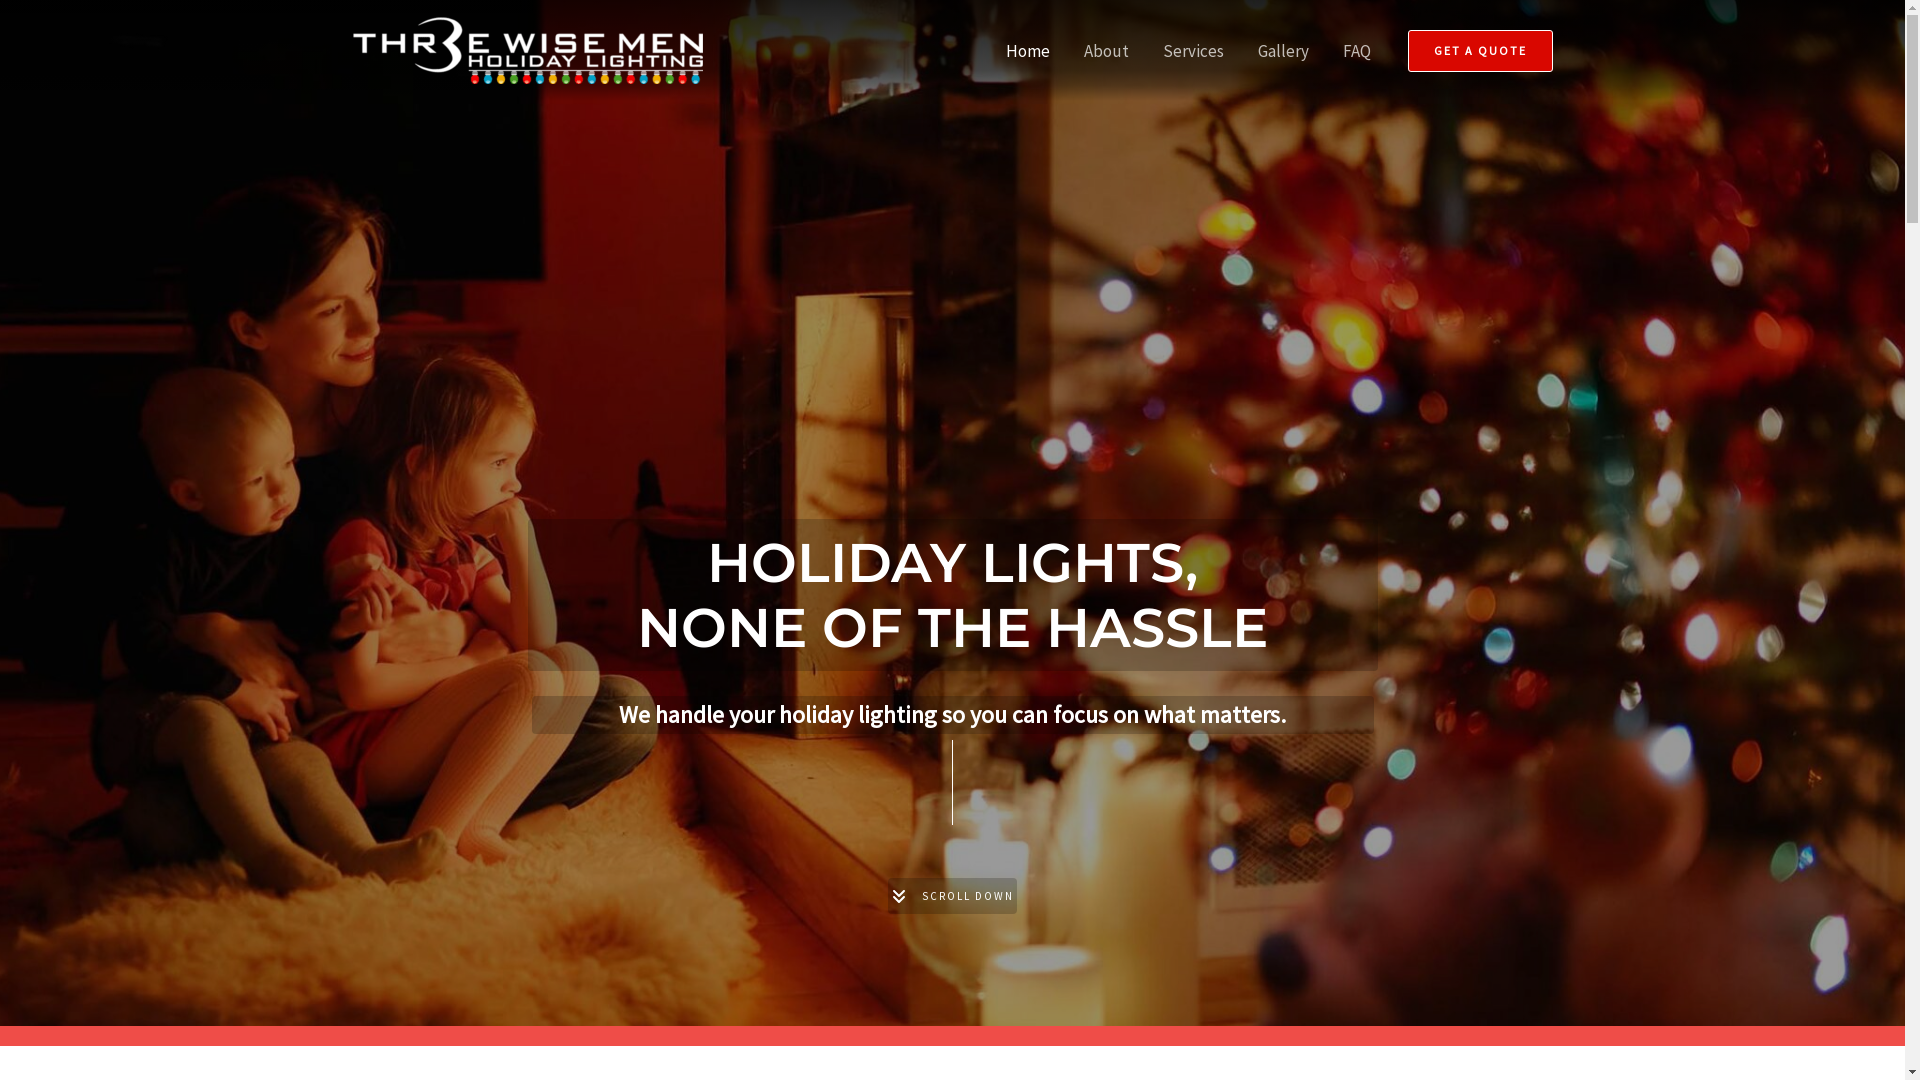 The width and height of the screenshot is (1920, 1080). What do you see at coordinates (1193, 49) in the screenshot?
I see `'Services'` at bounding box center [1193, 49].